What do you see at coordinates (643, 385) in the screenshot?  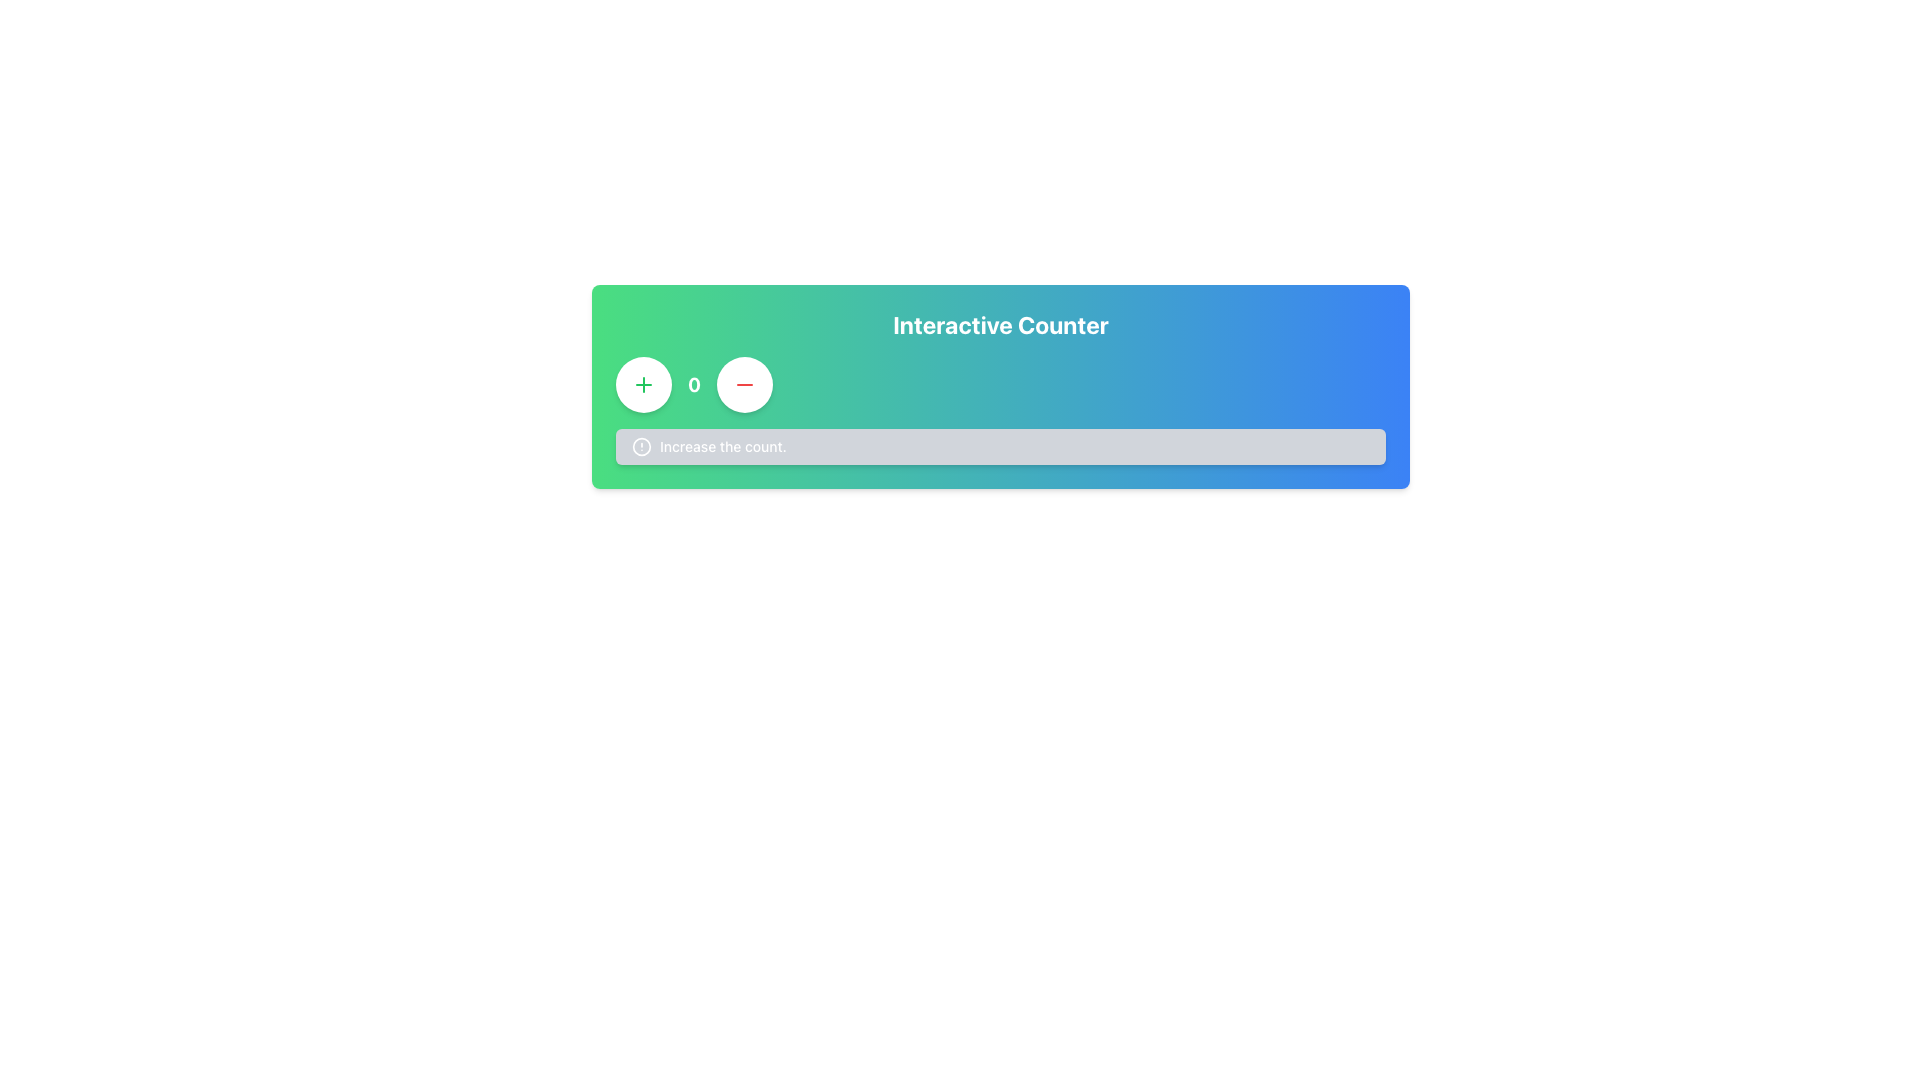 I see `the button that increases the counter value displayed next to it, which is located to the left of the numerical display '0'` at bounding box center [643, 385].